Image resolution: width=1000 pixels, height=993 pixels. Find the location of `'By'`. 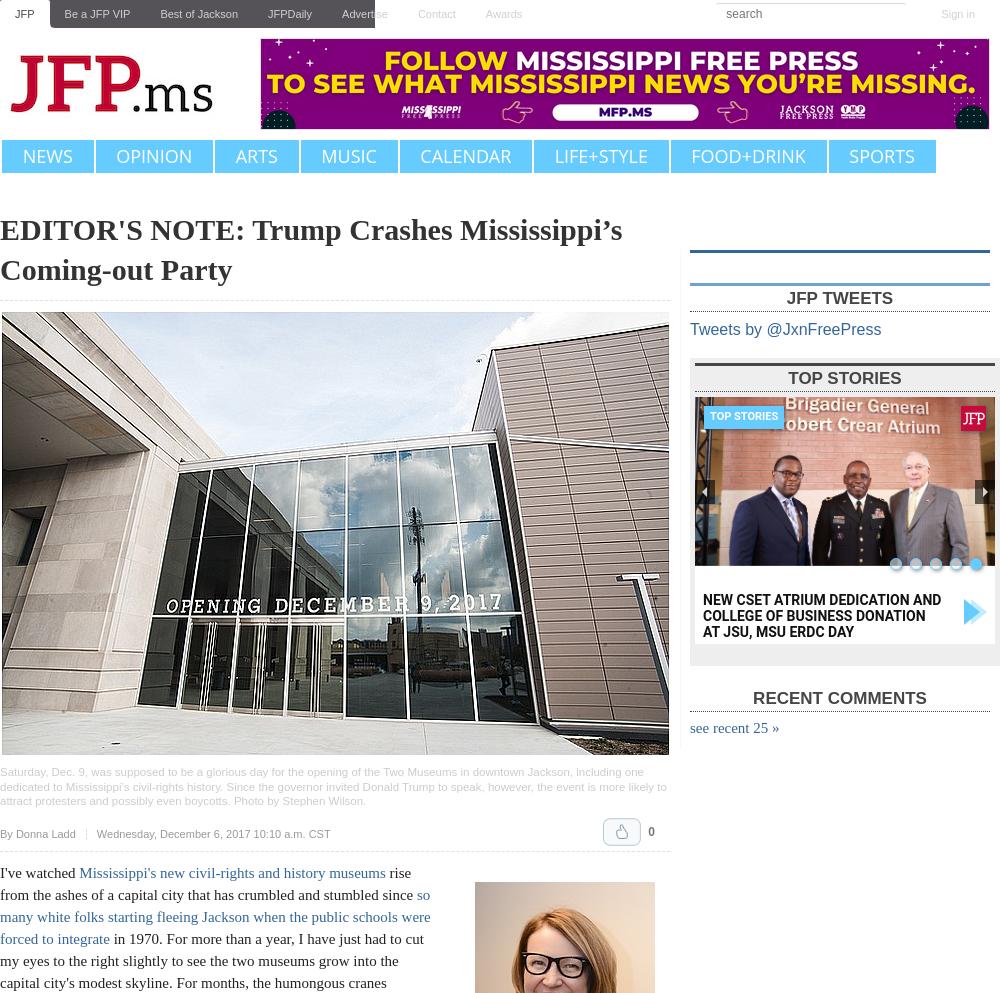

'By' is located at coordinates (7, 833).